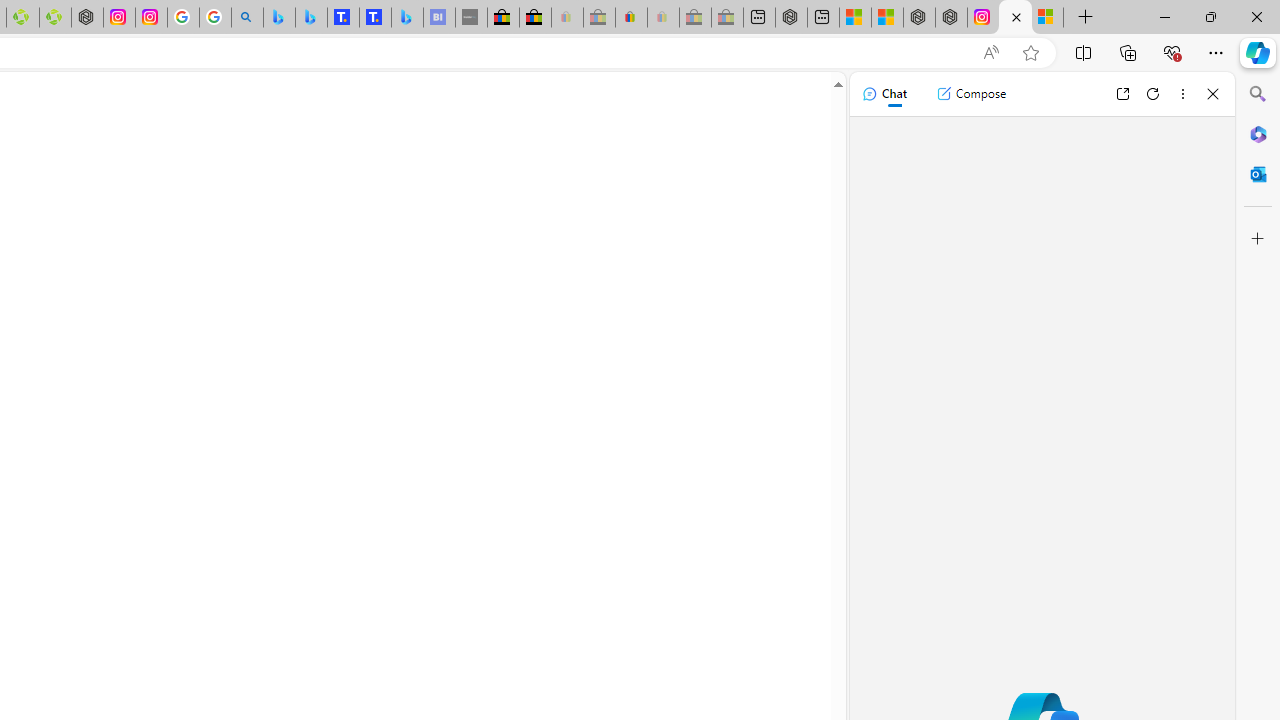 The height and width of the screenshot is (720, 1280). Describe the element at coordinates (406, 17) in the screenshot. I see `'Microsoft Bing Travel - Shangri-La Hotel Bangkok'` at that location.